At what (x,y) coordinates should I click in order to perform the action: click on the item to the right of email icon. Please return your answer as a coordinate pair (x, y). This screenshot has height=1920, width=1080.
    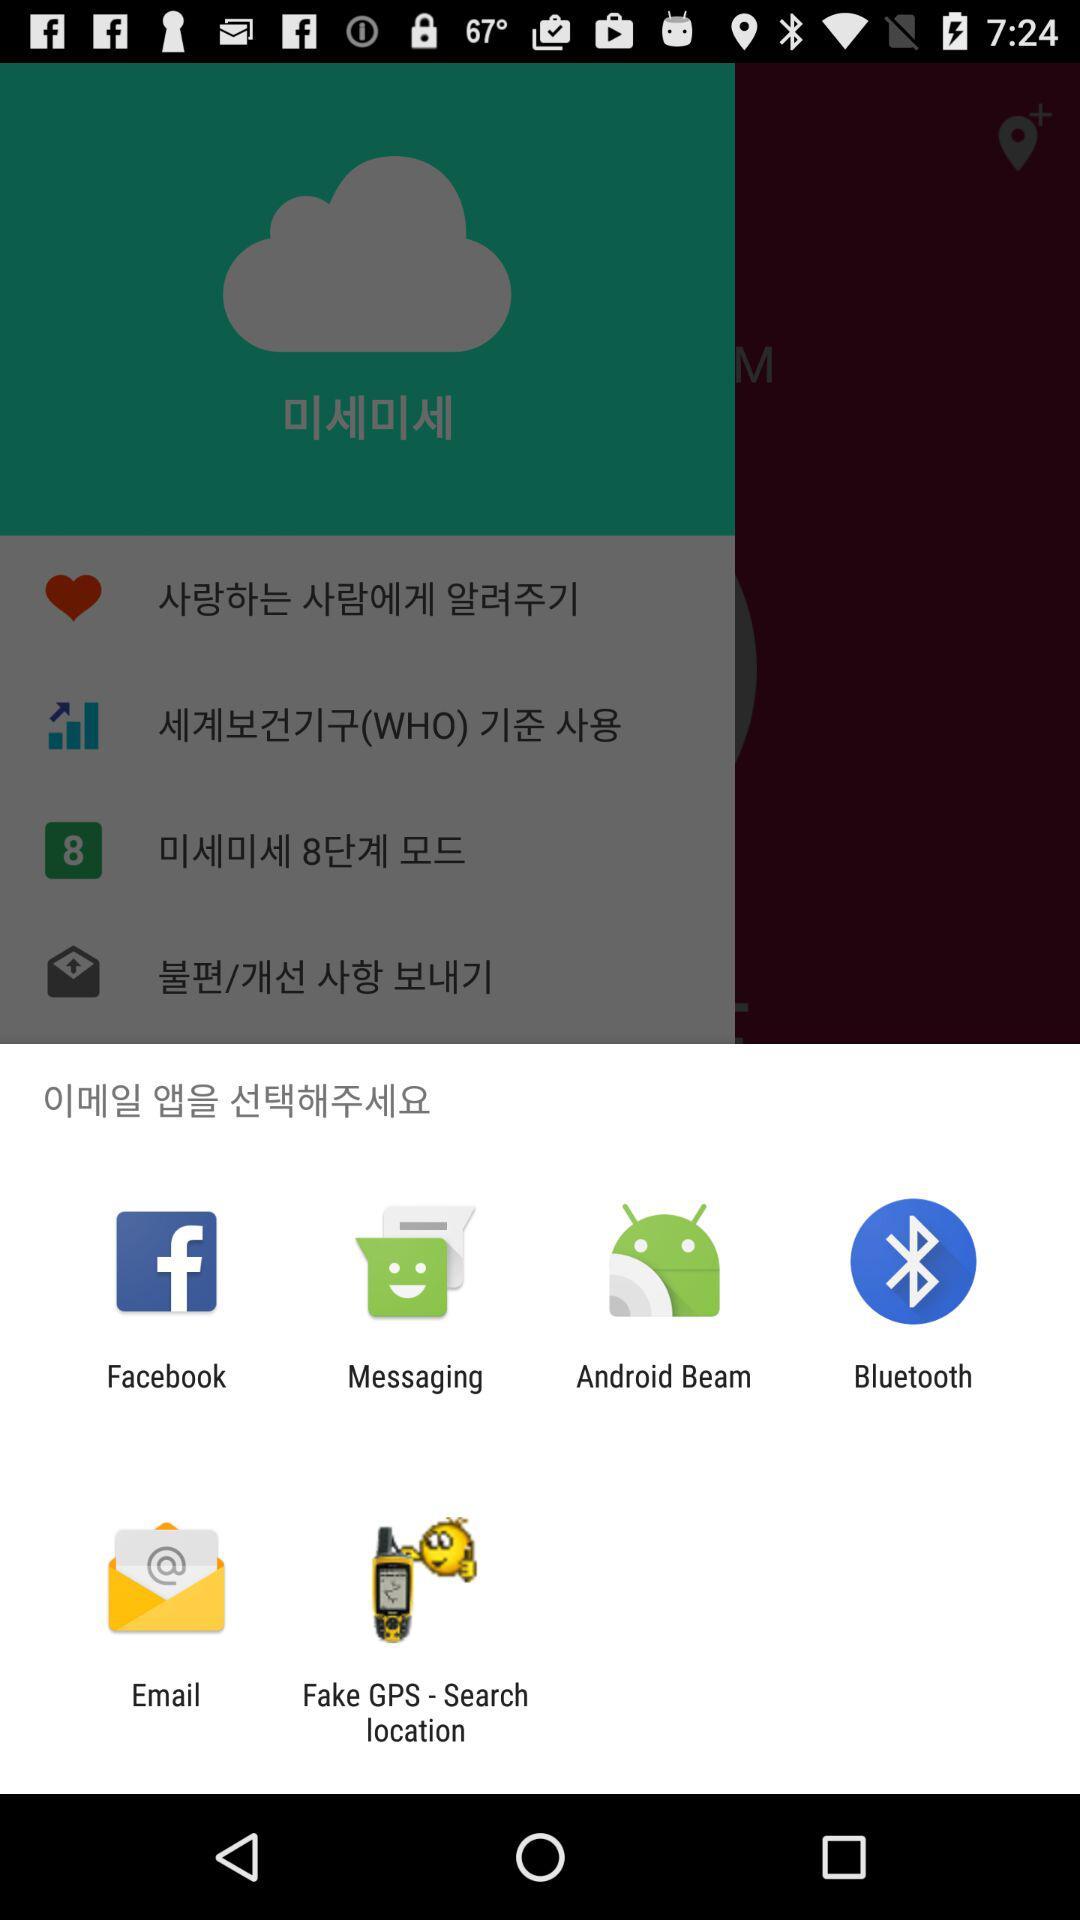
    Looking at the image, I should click on (414, 1711).